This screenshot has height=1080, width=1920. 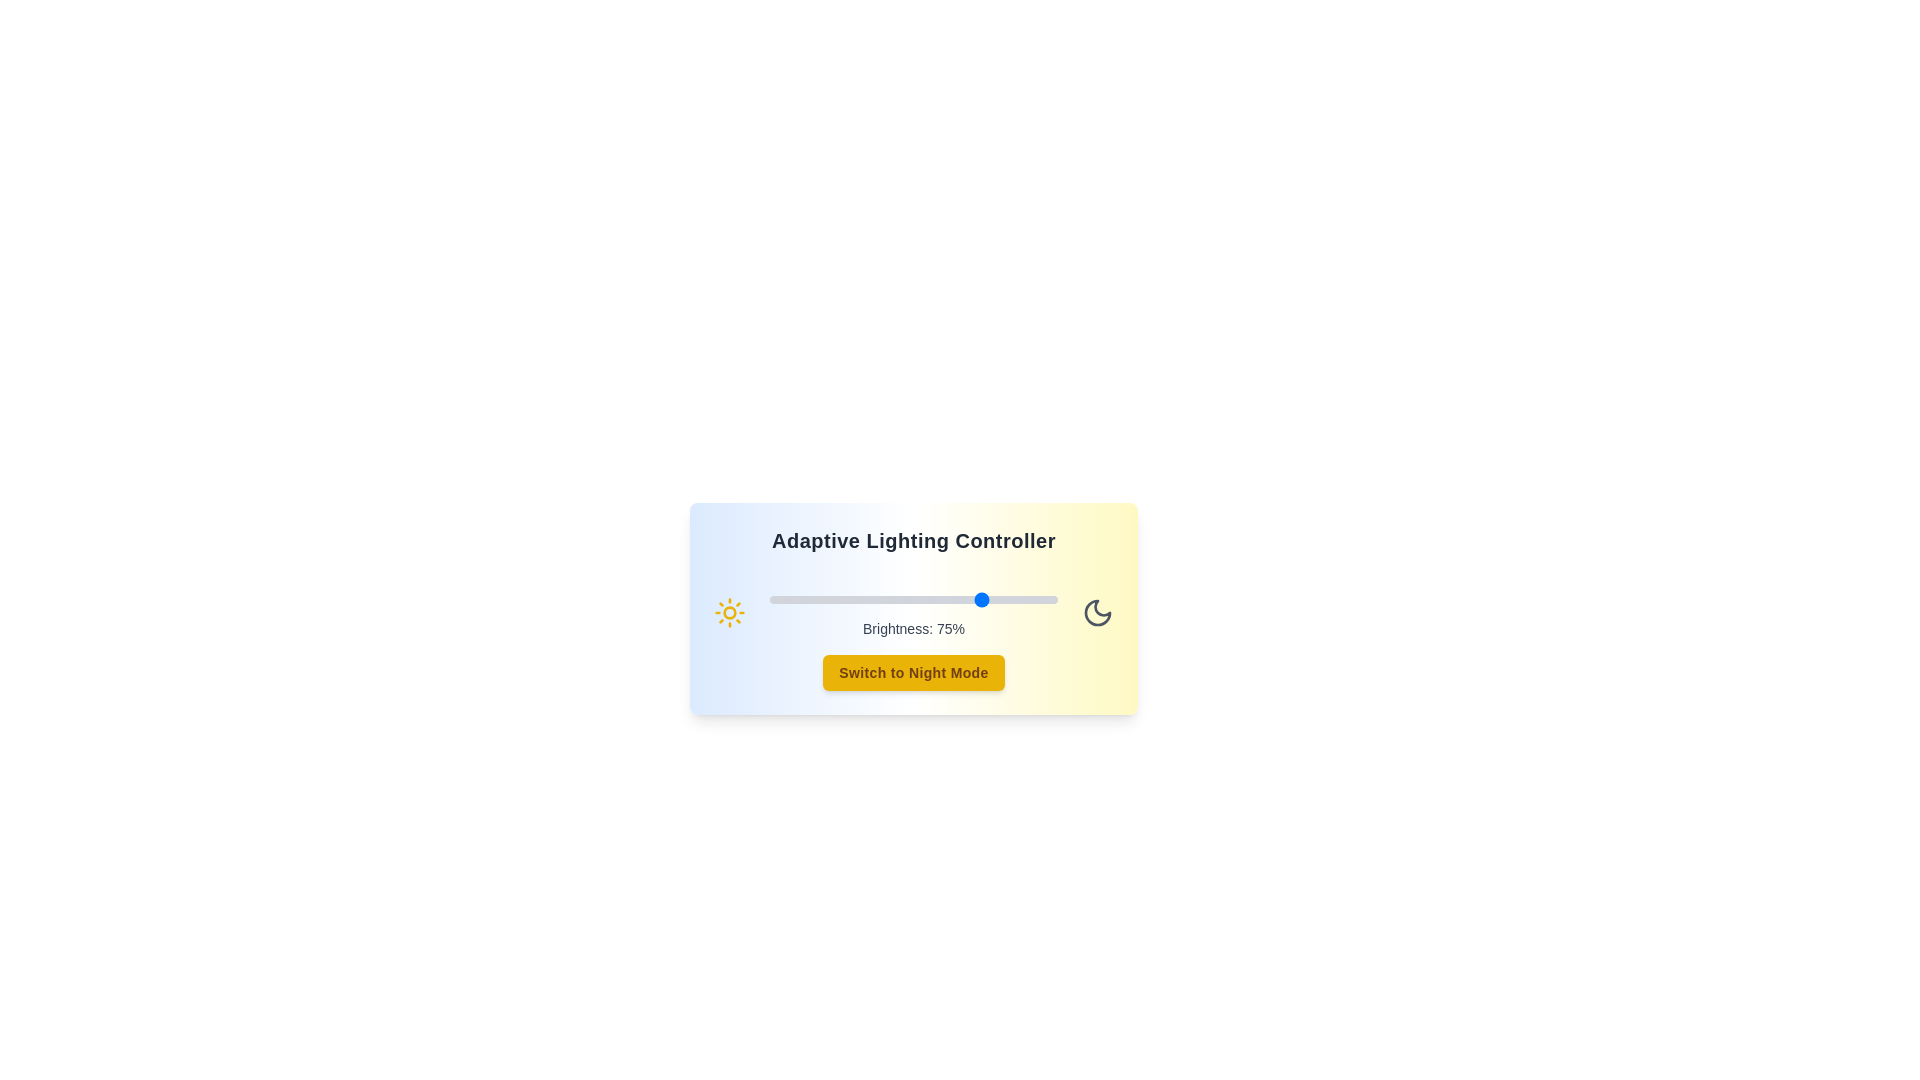 I want to click on the night mode toggle button located below the 'Brightness: 75%' progress bar in the 'Adaptive Lighting Controller' section, so click(x=912, y=672).